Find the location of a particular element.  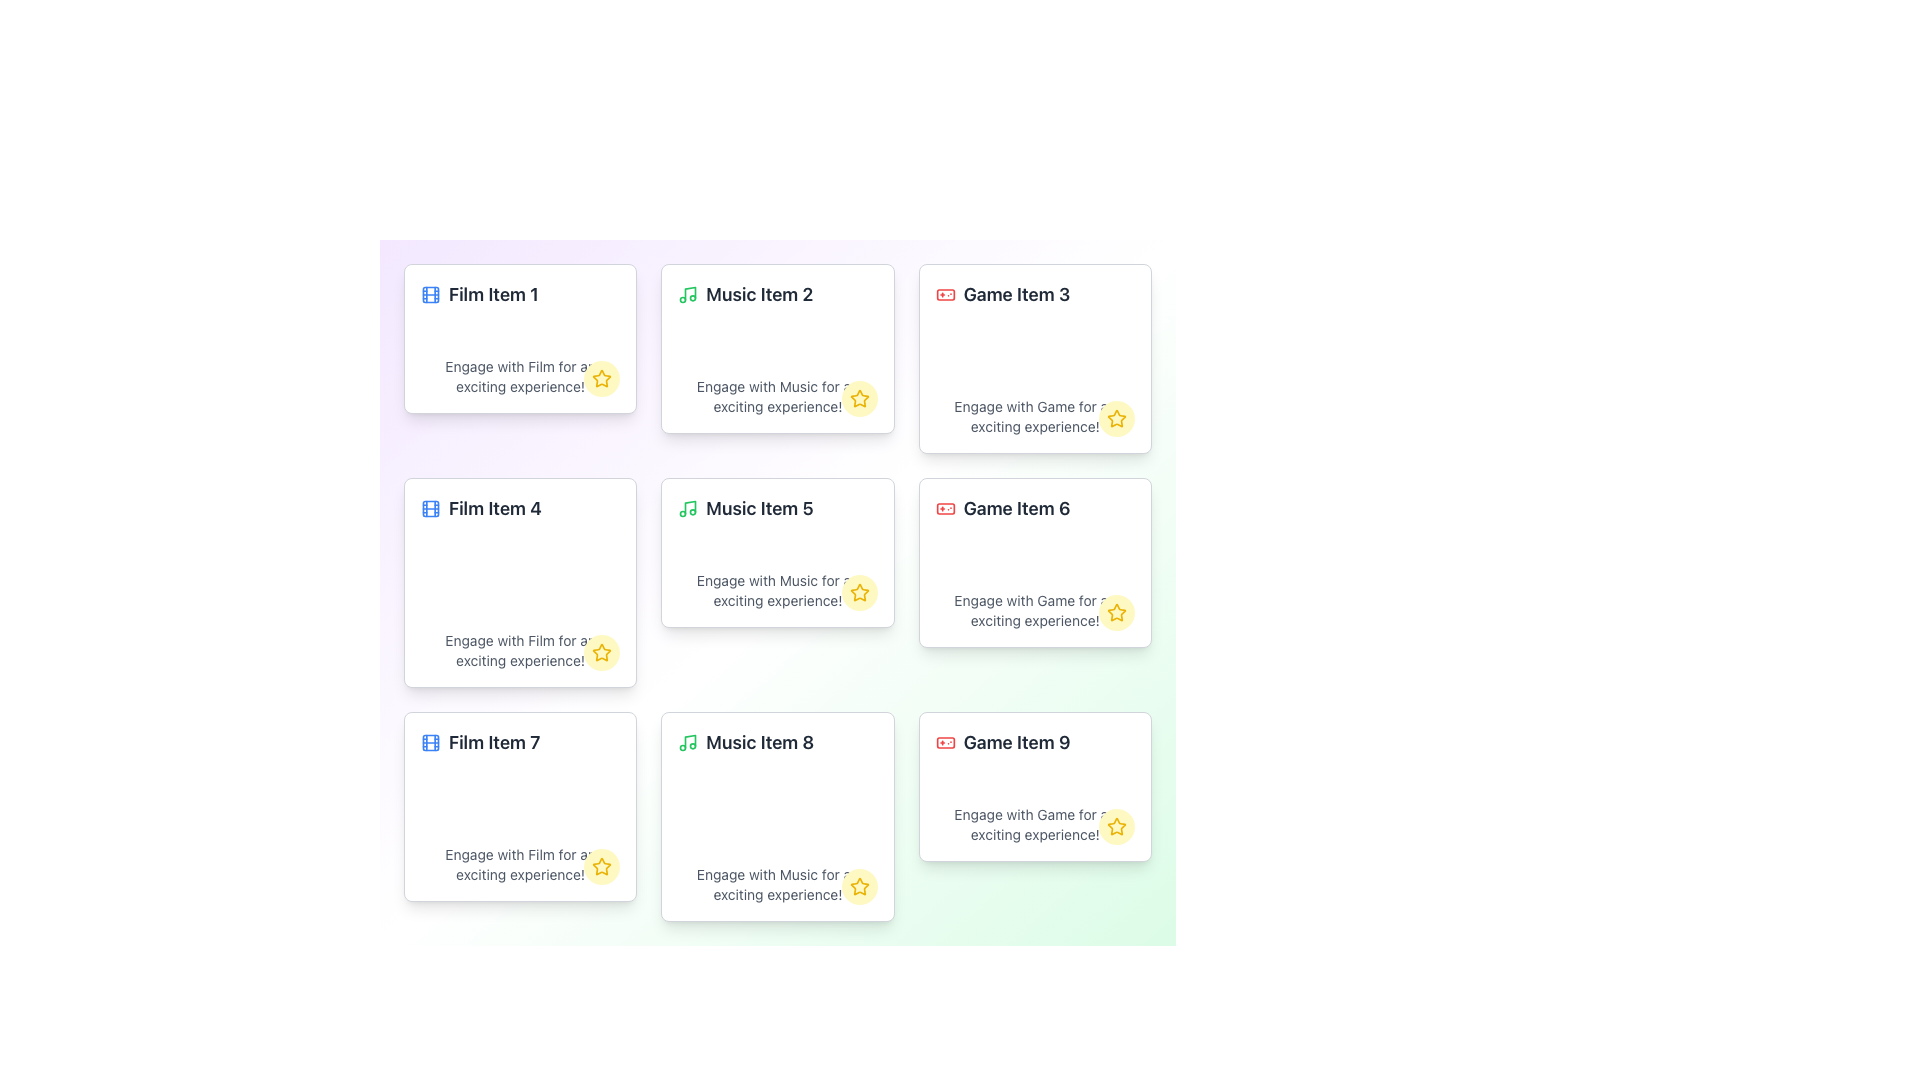

the Text Display element that shows the notification message 'Engage with Music for an exciting experience!' located within the 'Music Item 2' card is located at coordinates (776, 397).